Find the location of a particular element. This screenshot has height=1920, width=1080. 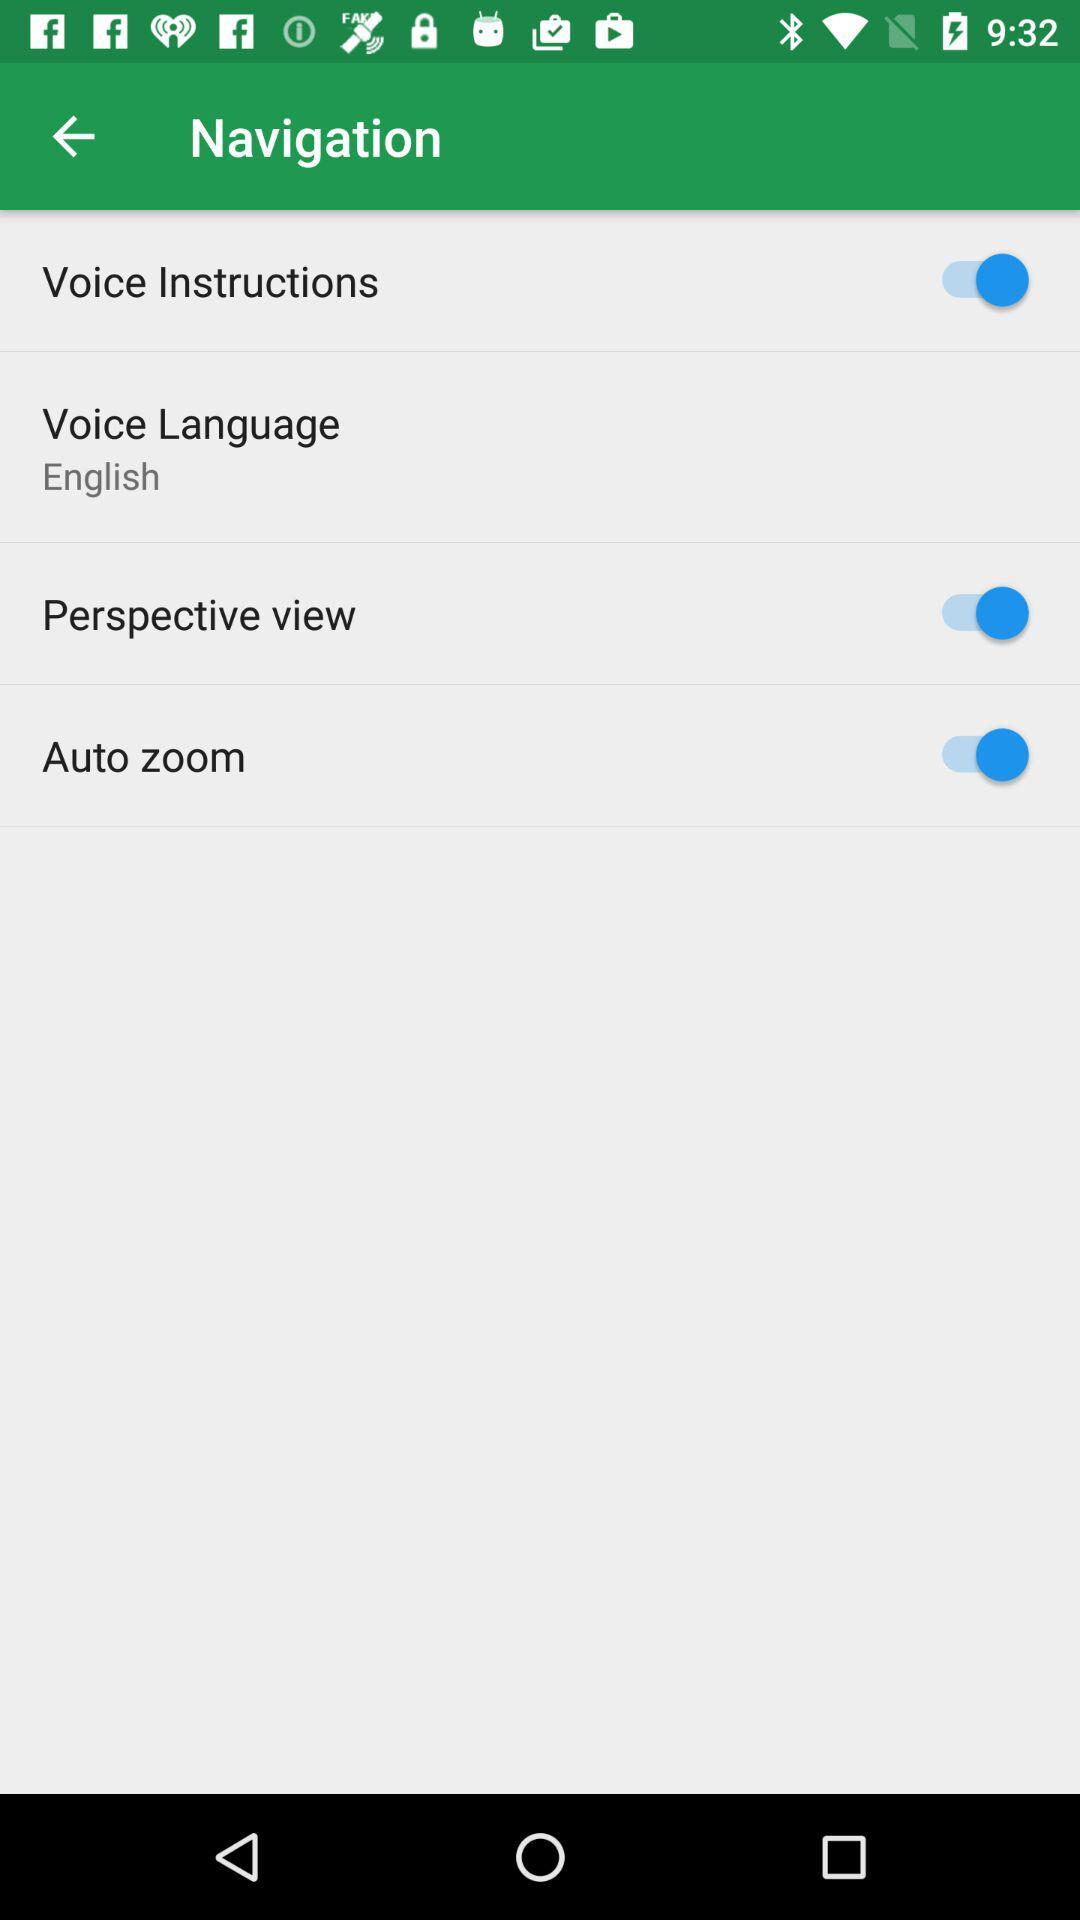

icon above the english item is located at coordinates (191, 421).